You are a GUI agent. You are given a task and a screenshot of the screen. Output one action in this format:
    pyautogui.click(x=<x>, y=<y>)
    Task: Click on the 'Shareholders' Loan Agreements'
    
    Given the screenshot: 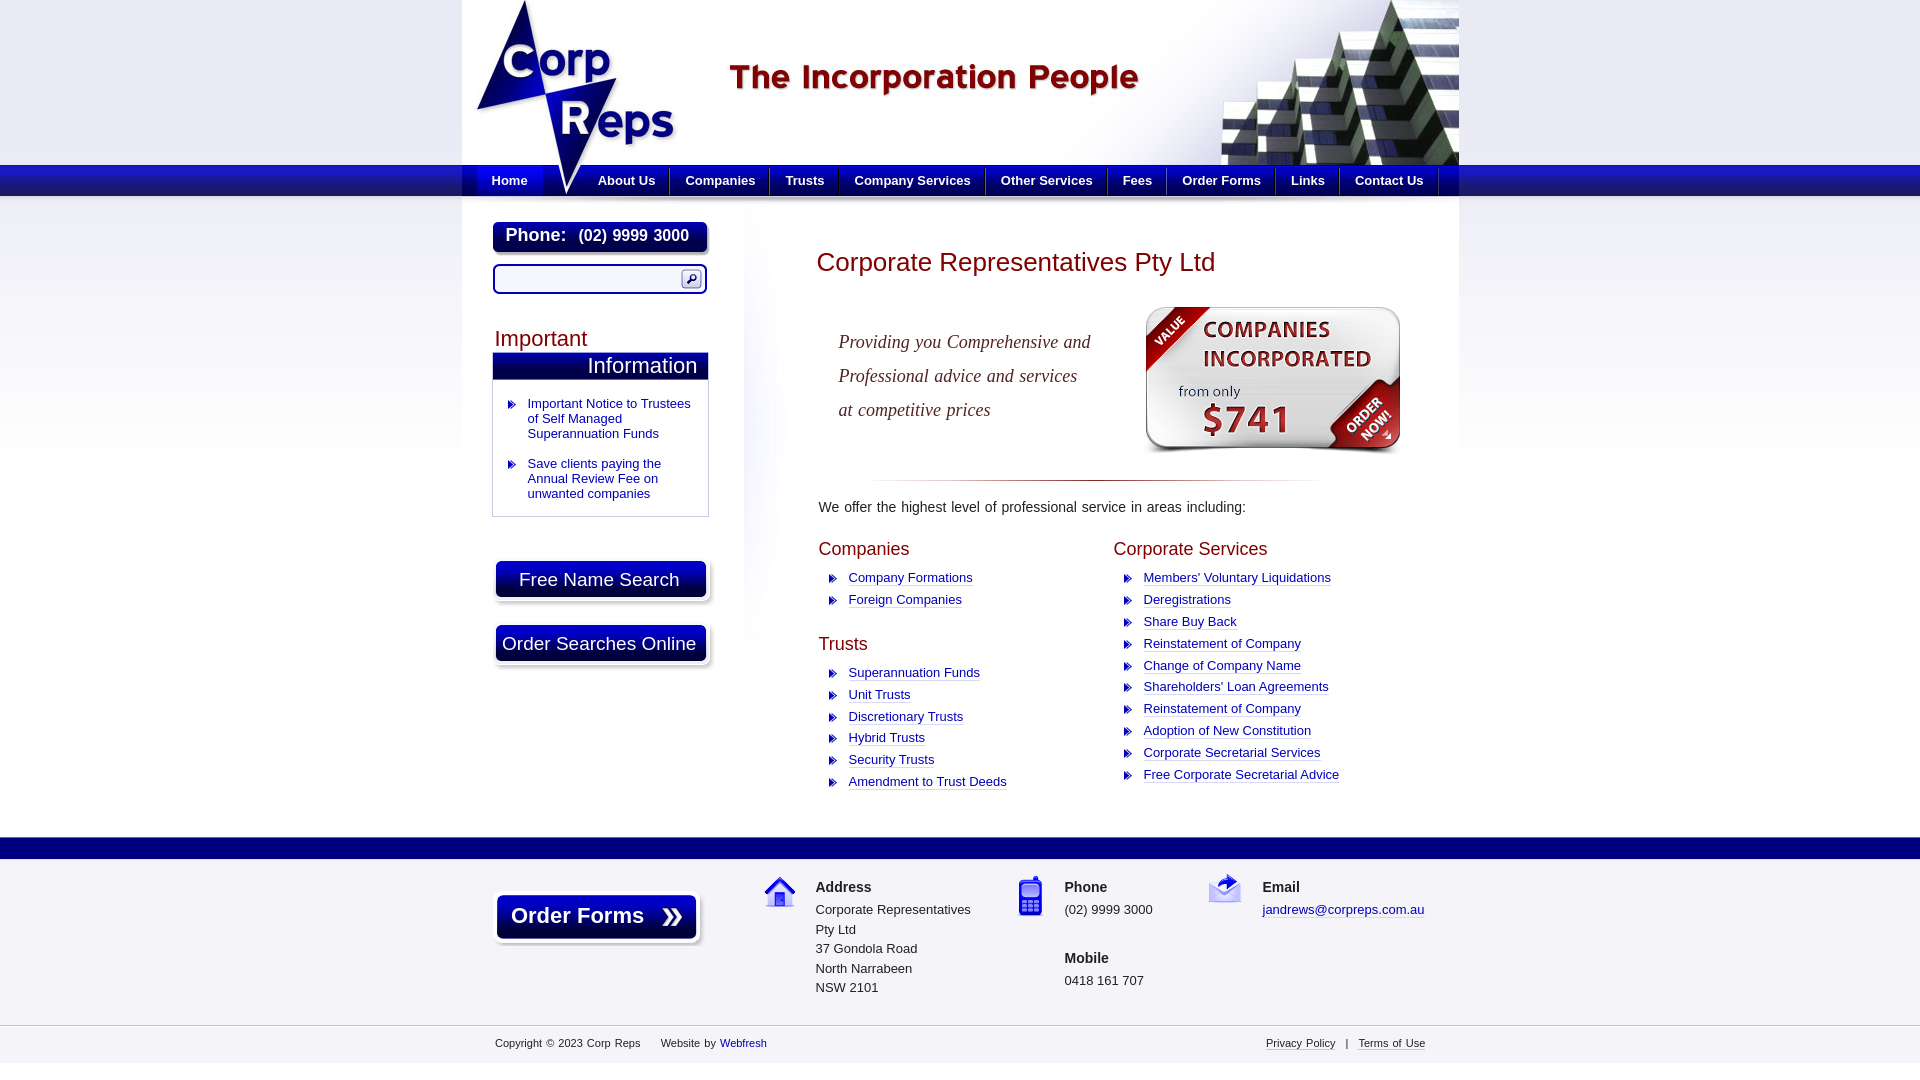 What is the action you would take?
    pyautogui.click(x=1235, y=685)
    